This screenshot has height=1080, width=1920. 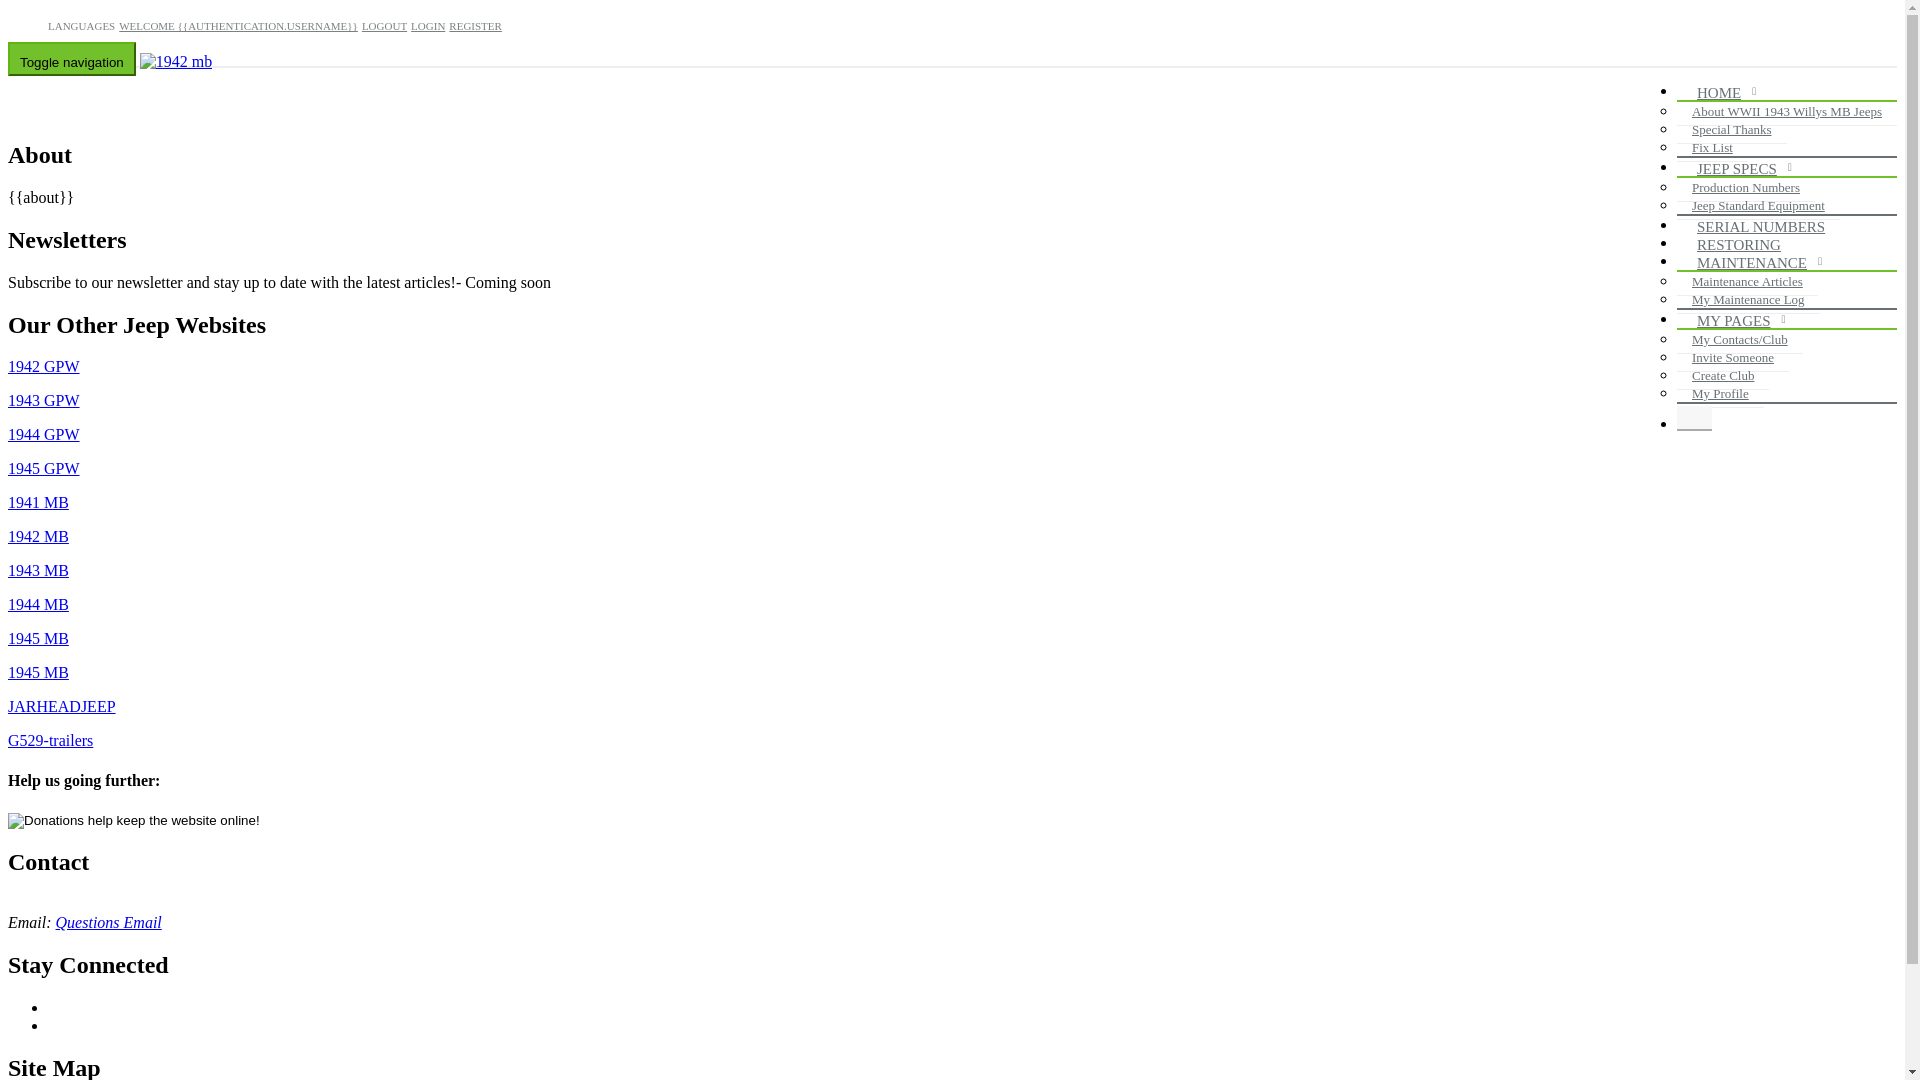 What do you see at coordinates (1722, 93) in the screenshot?
I see `'HOME'` at bounding box center [1722, 93].